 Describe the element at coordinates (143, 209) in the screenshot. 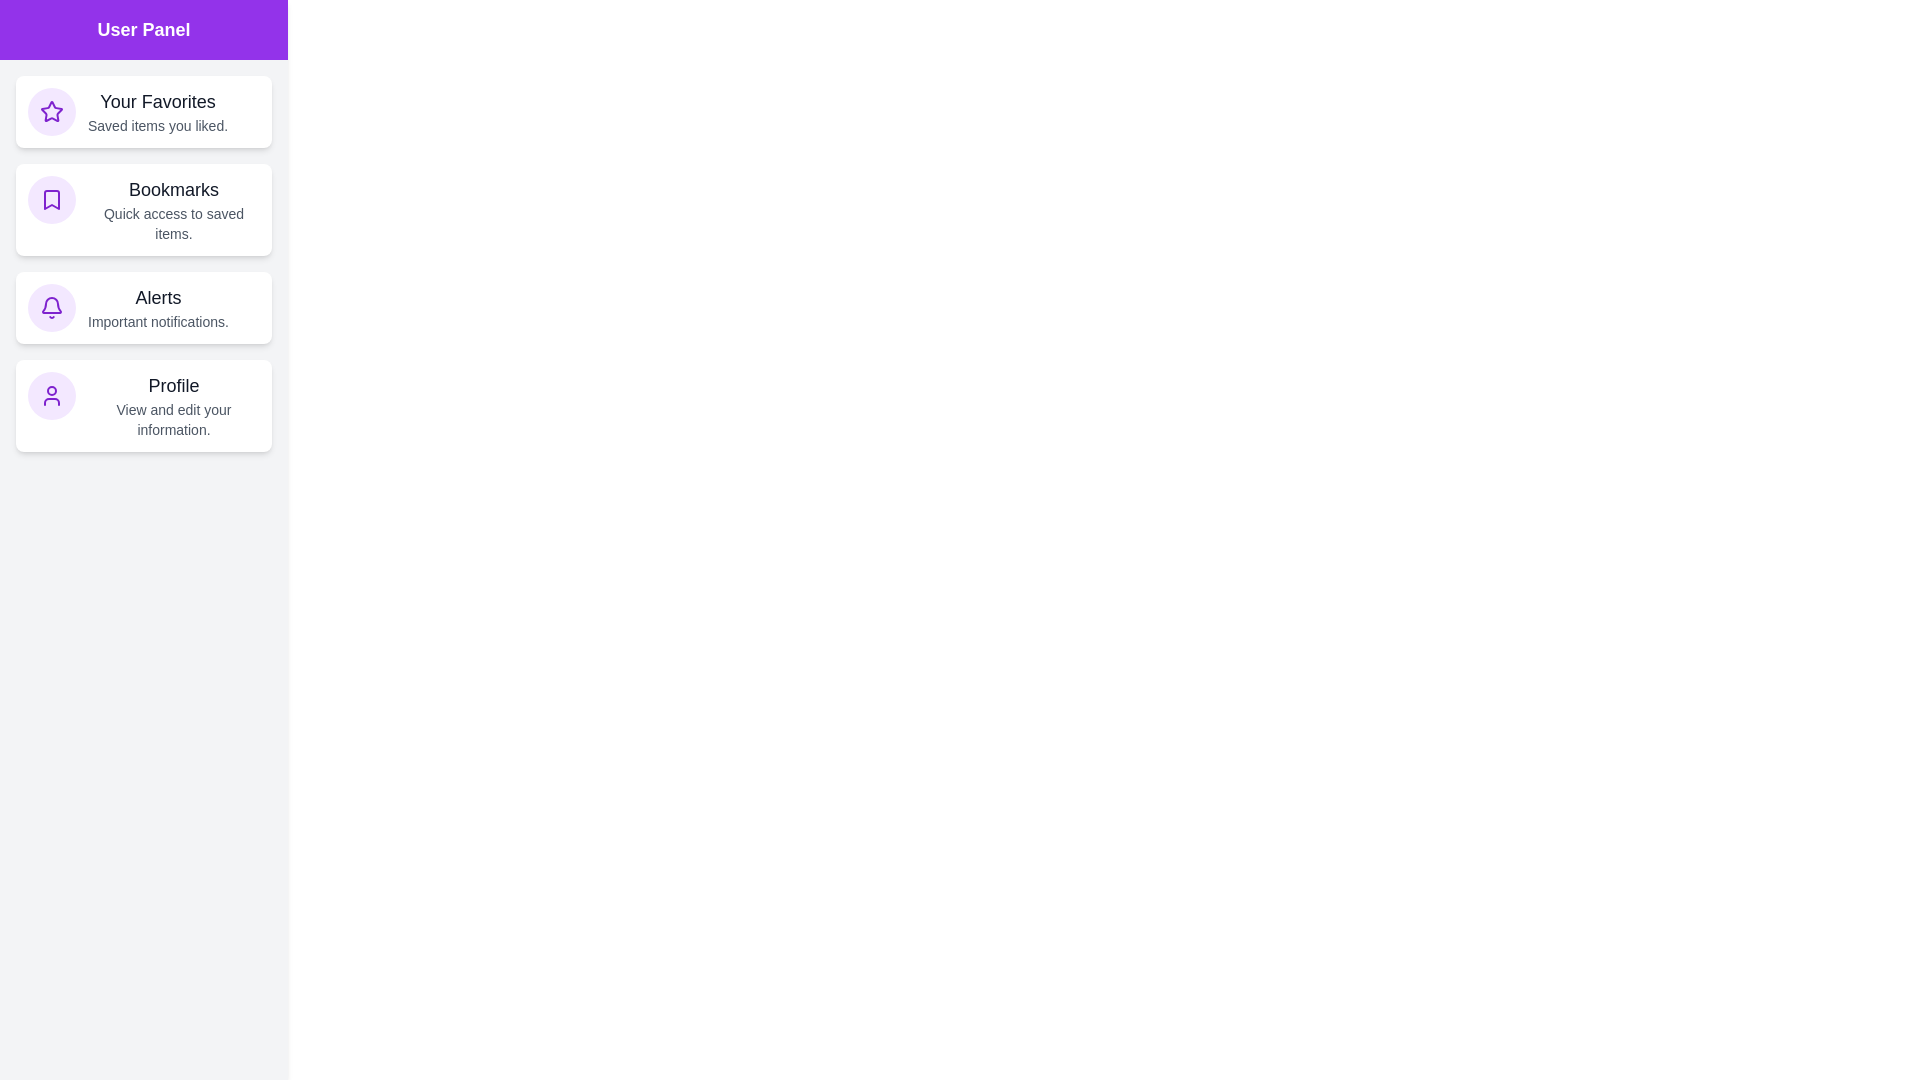

I see `the Bookmarks section of the UserInteractionDrawer` at that location.